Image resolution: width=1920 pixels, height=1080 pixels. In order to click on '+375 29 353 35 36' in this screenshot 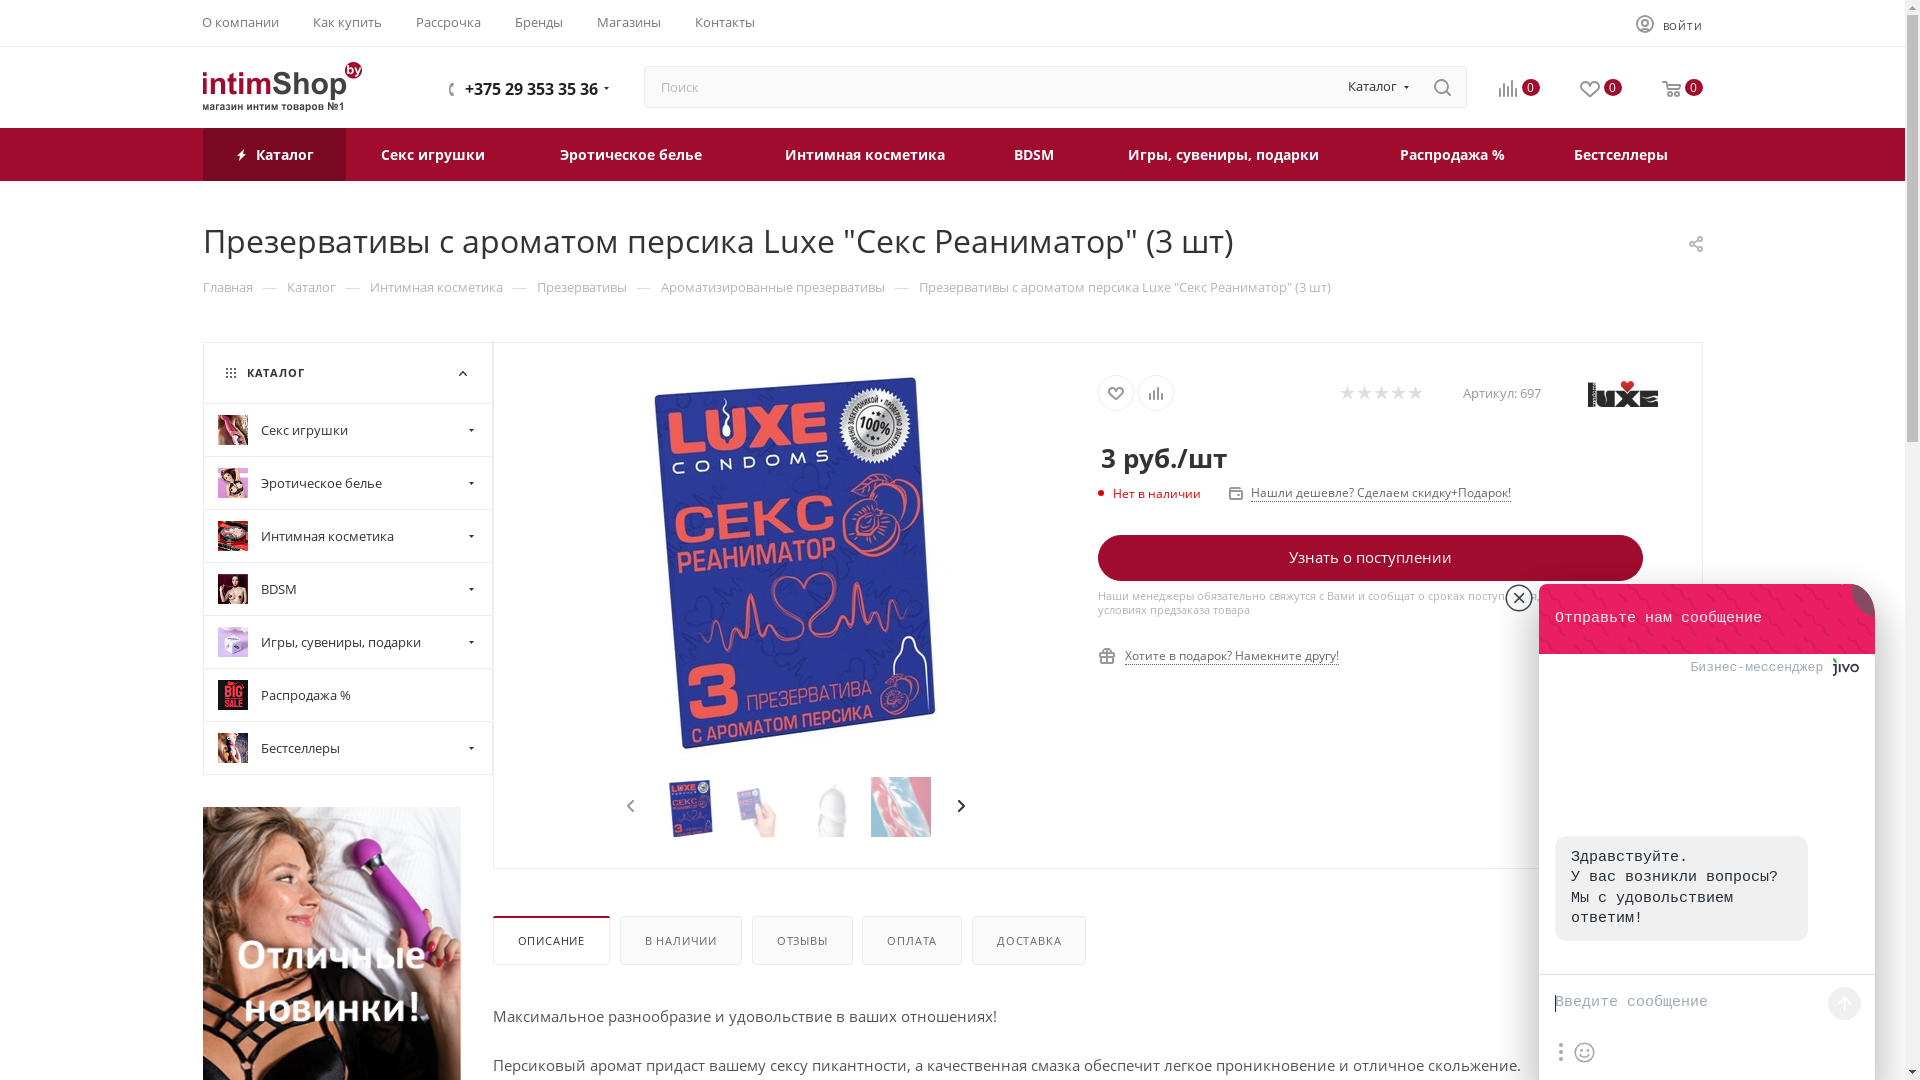, I will do `click(530, 87)`.